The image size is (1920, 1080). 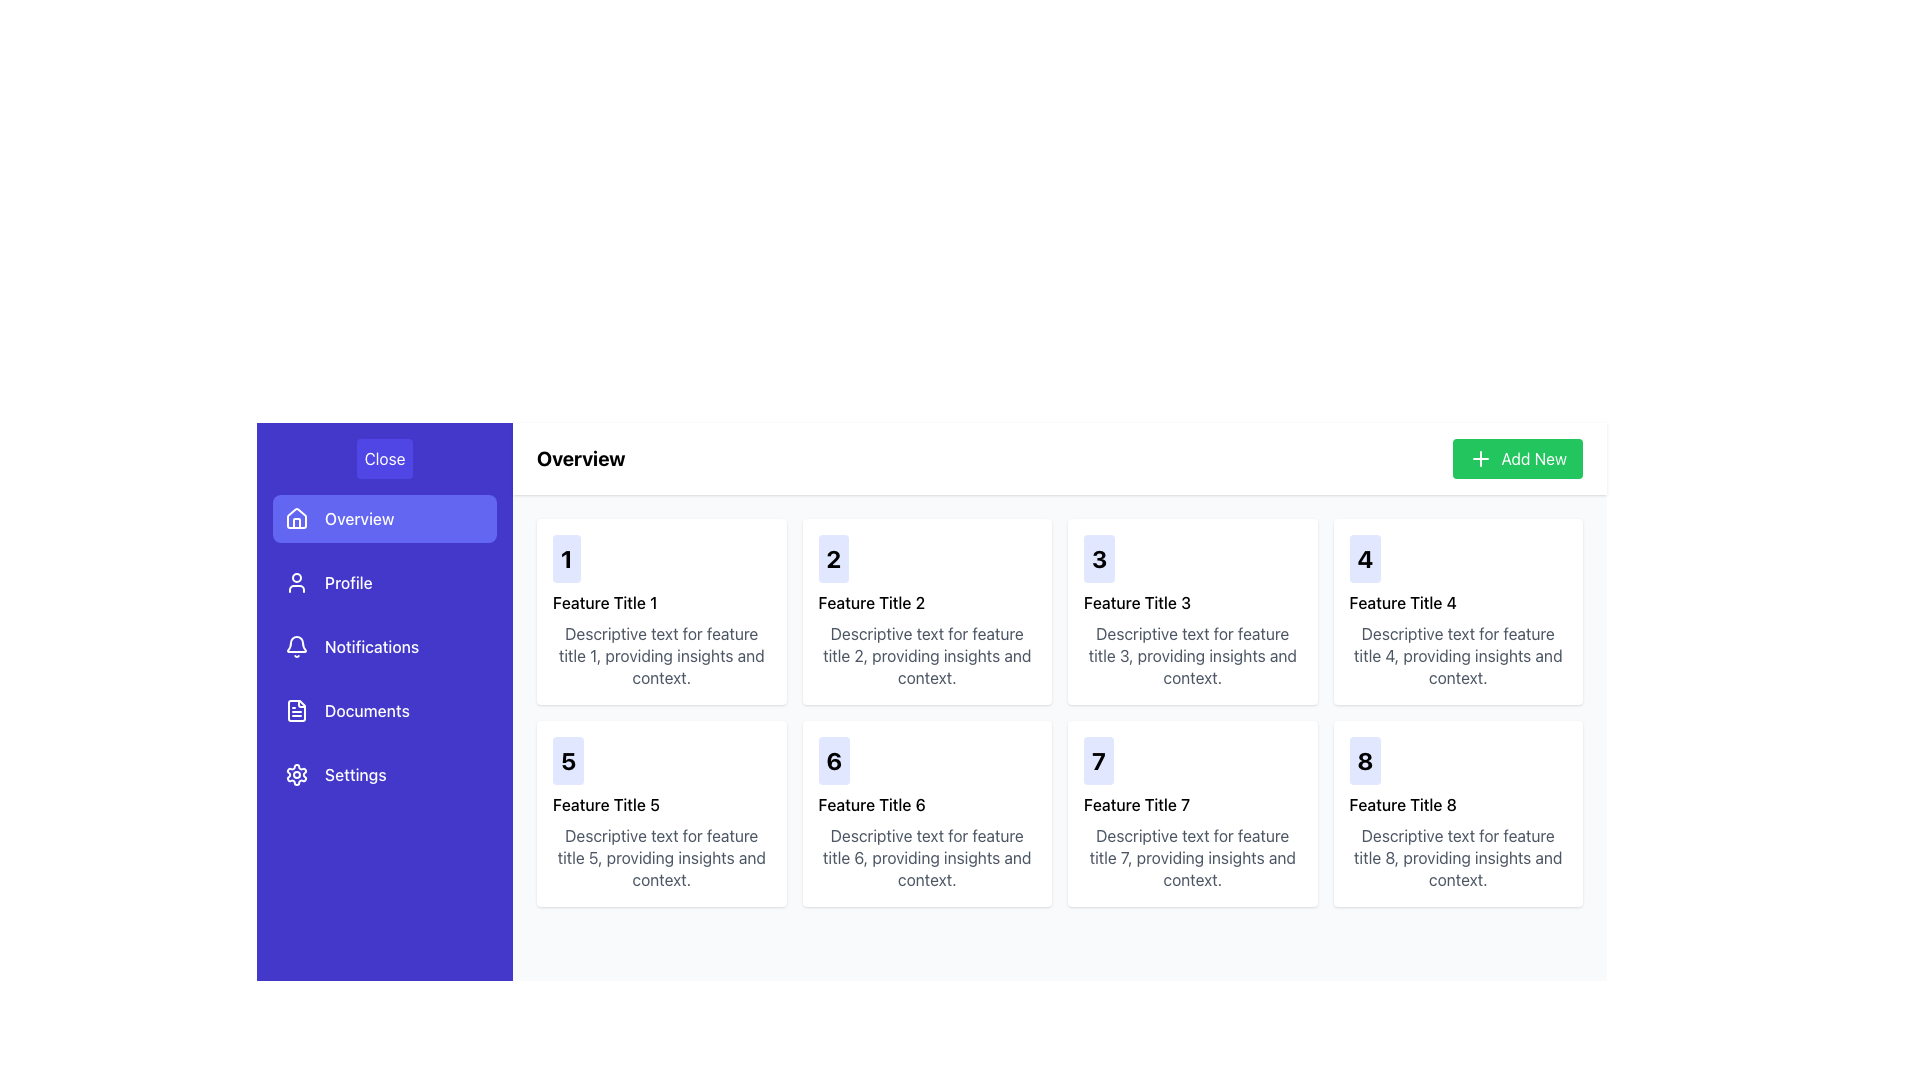 What do you see at coordinates (1458, 655) in the screenshot?
I see `descriptive text styled in gray color that is aligned beneath the title 'Feature Title 4', located in the fourth card of the grid layout` at bounding box center [1458, 655].